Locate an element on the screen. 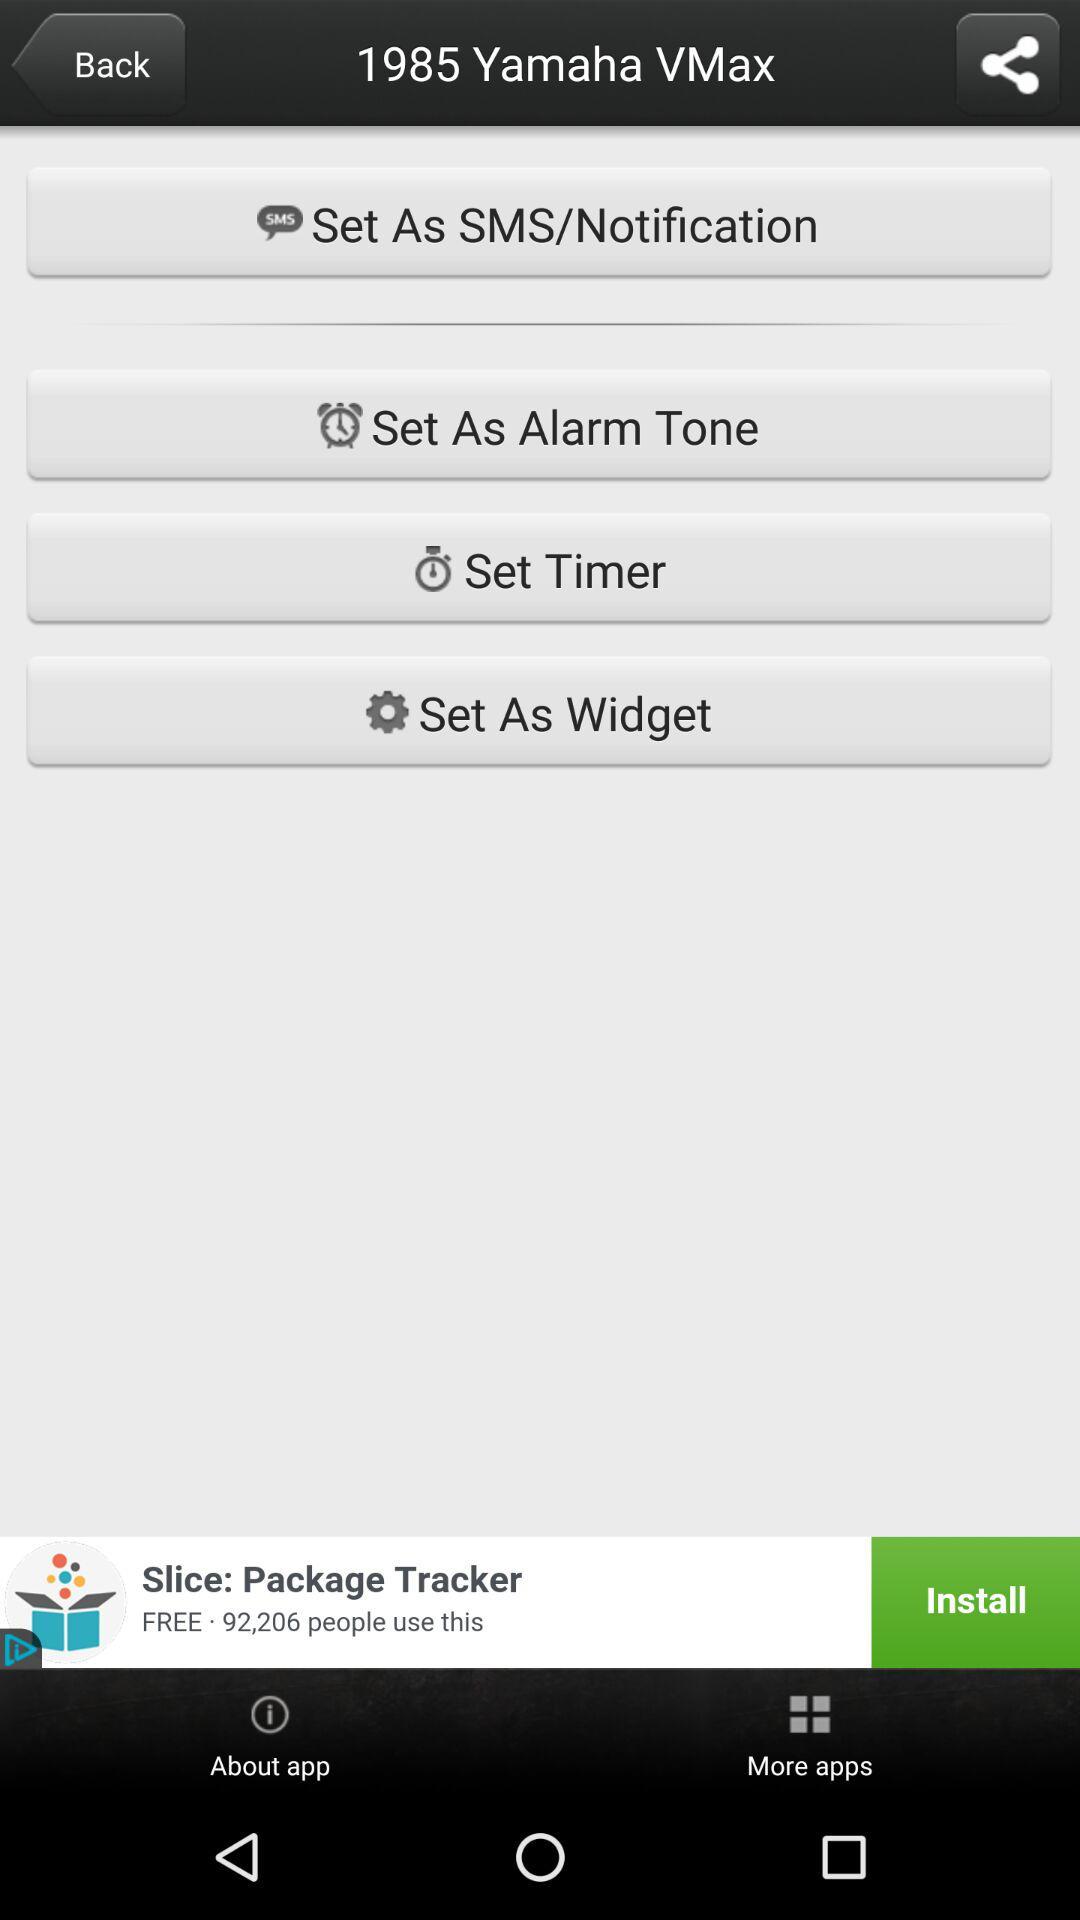  button to the left of more apps is located at coordinates (270, 1732).